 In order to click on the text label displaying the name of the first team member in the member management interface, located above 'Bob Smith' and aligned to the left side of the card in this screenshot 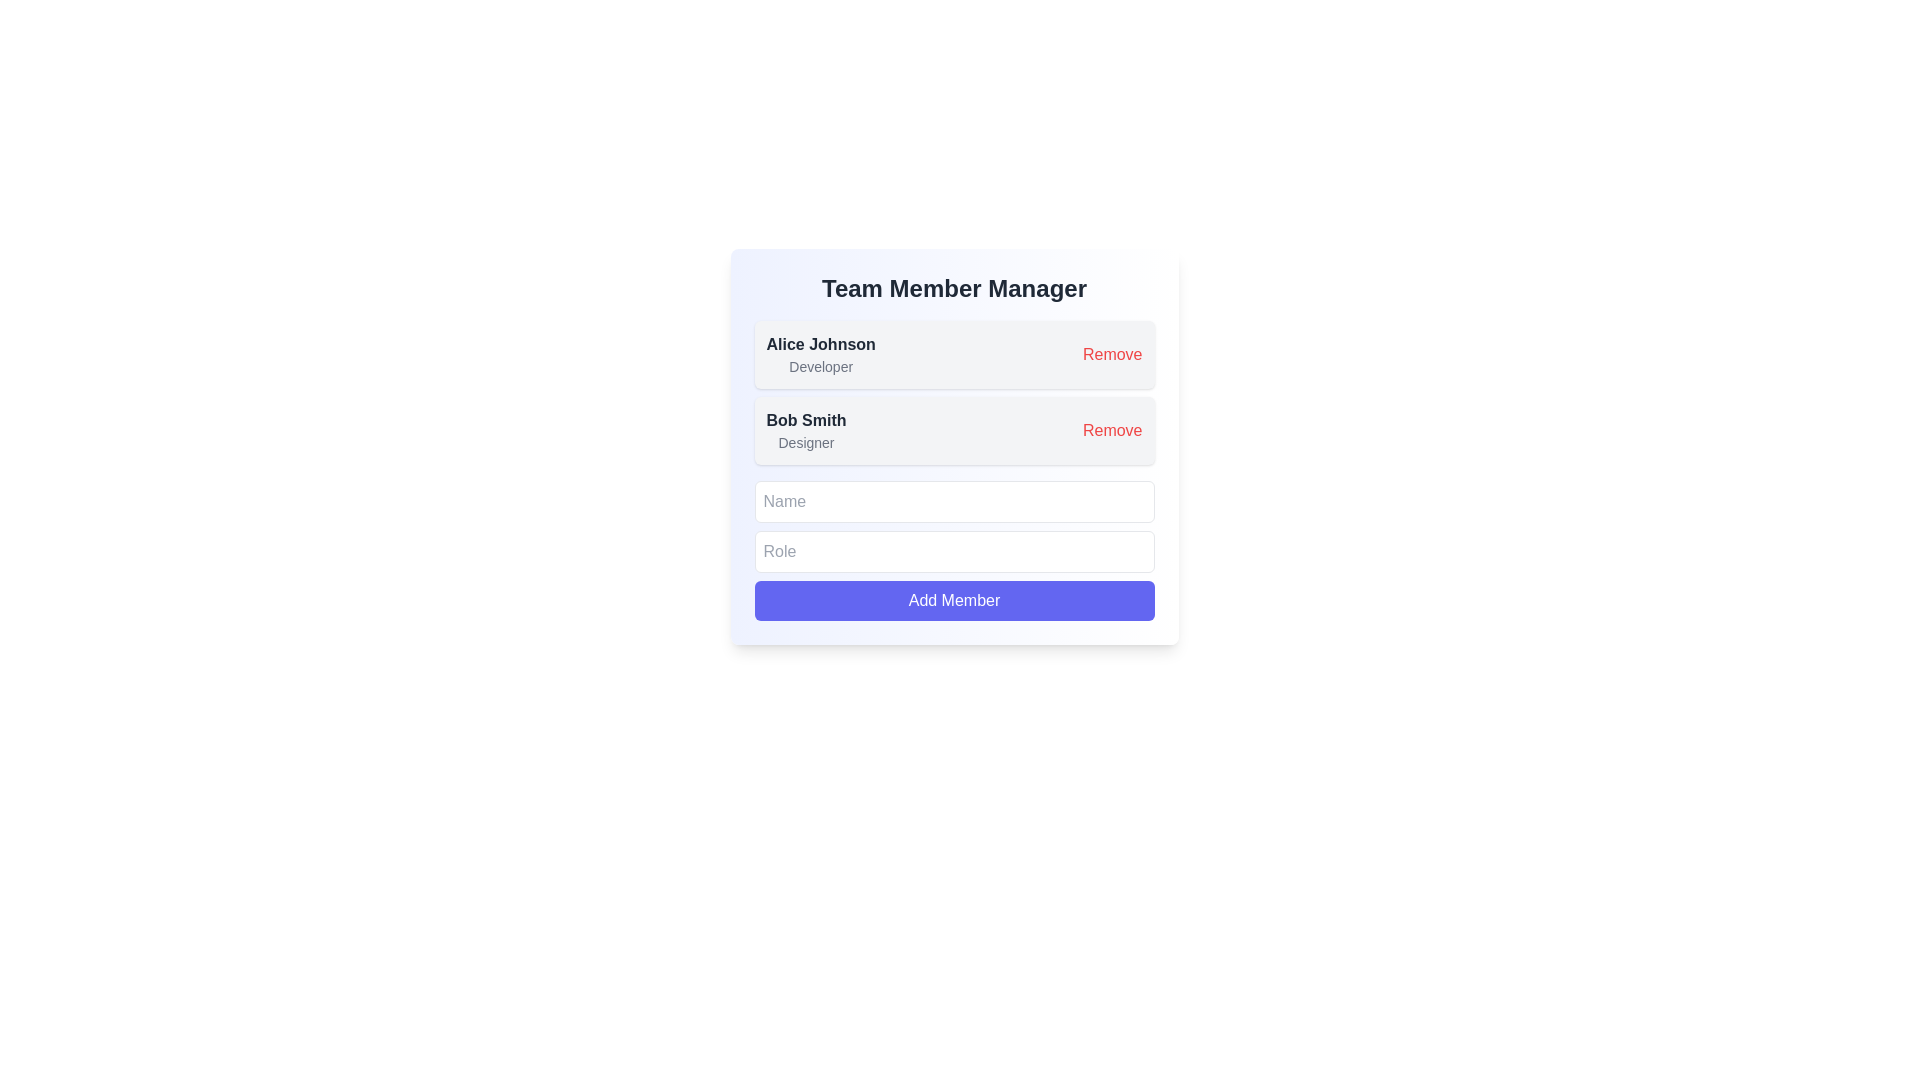, I will do `click(821, 343)`.